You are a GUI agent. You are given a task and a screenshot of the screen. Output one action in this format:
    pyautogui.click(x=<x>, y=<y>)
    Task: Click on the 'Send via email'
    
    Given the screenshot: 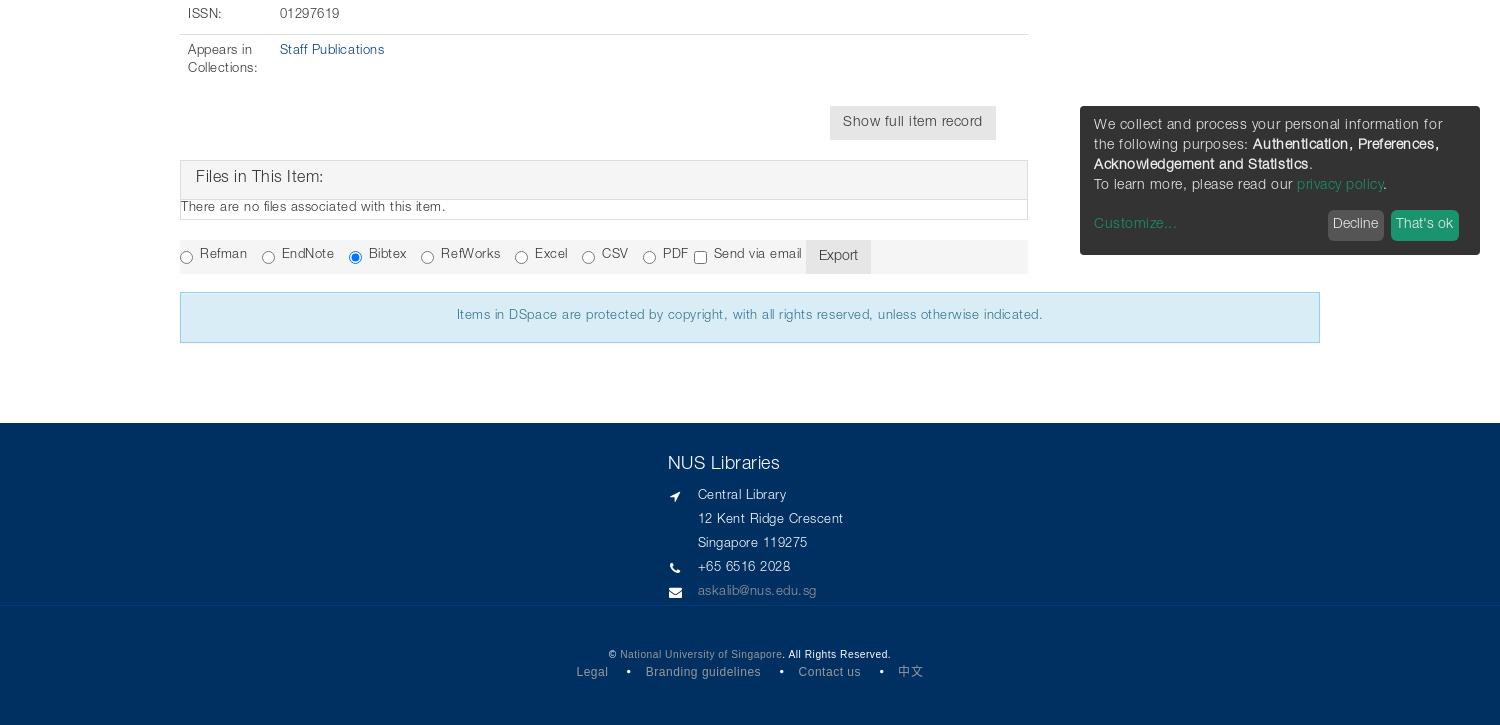 What is the action you would take?
    pyautogui.click(x=757, y=255)
    